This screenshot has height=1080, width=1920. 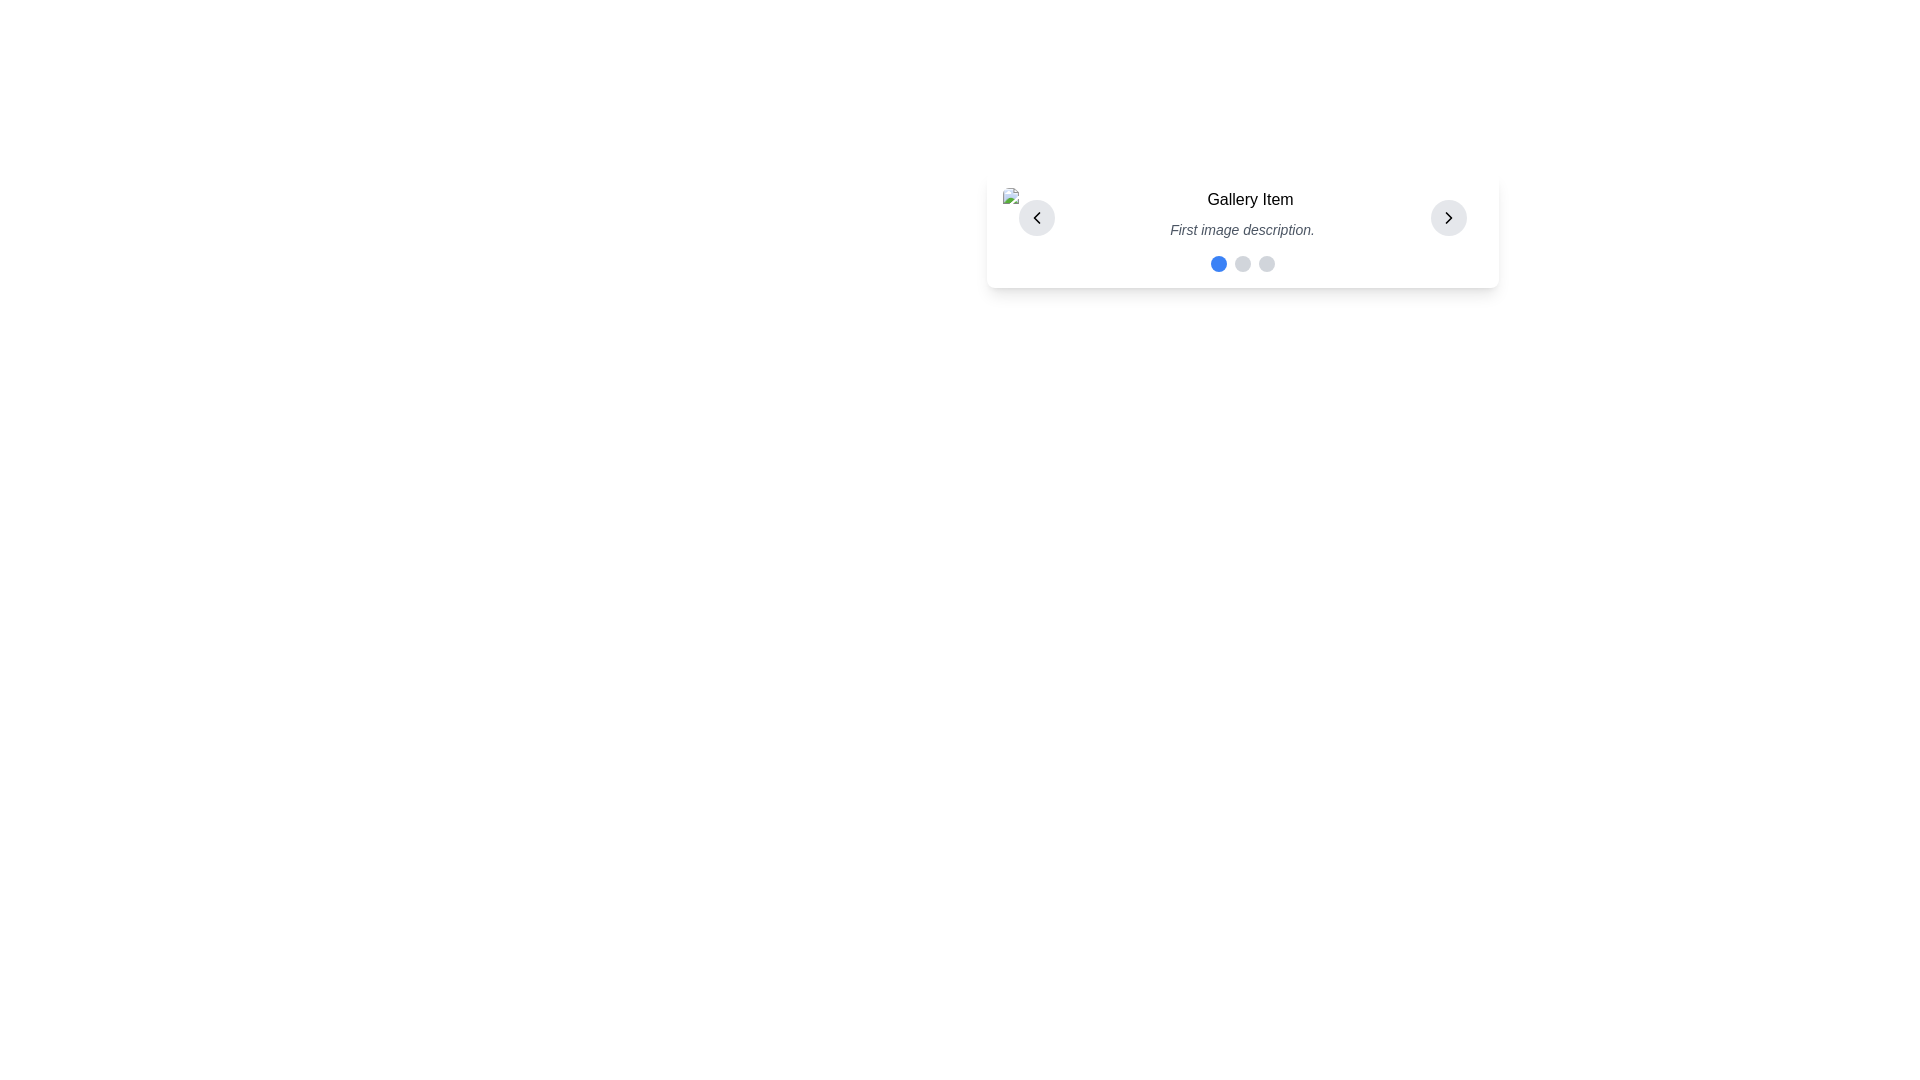 I want to click on the left navigation button in the gallery viewer, so click(x=1036, y=218).